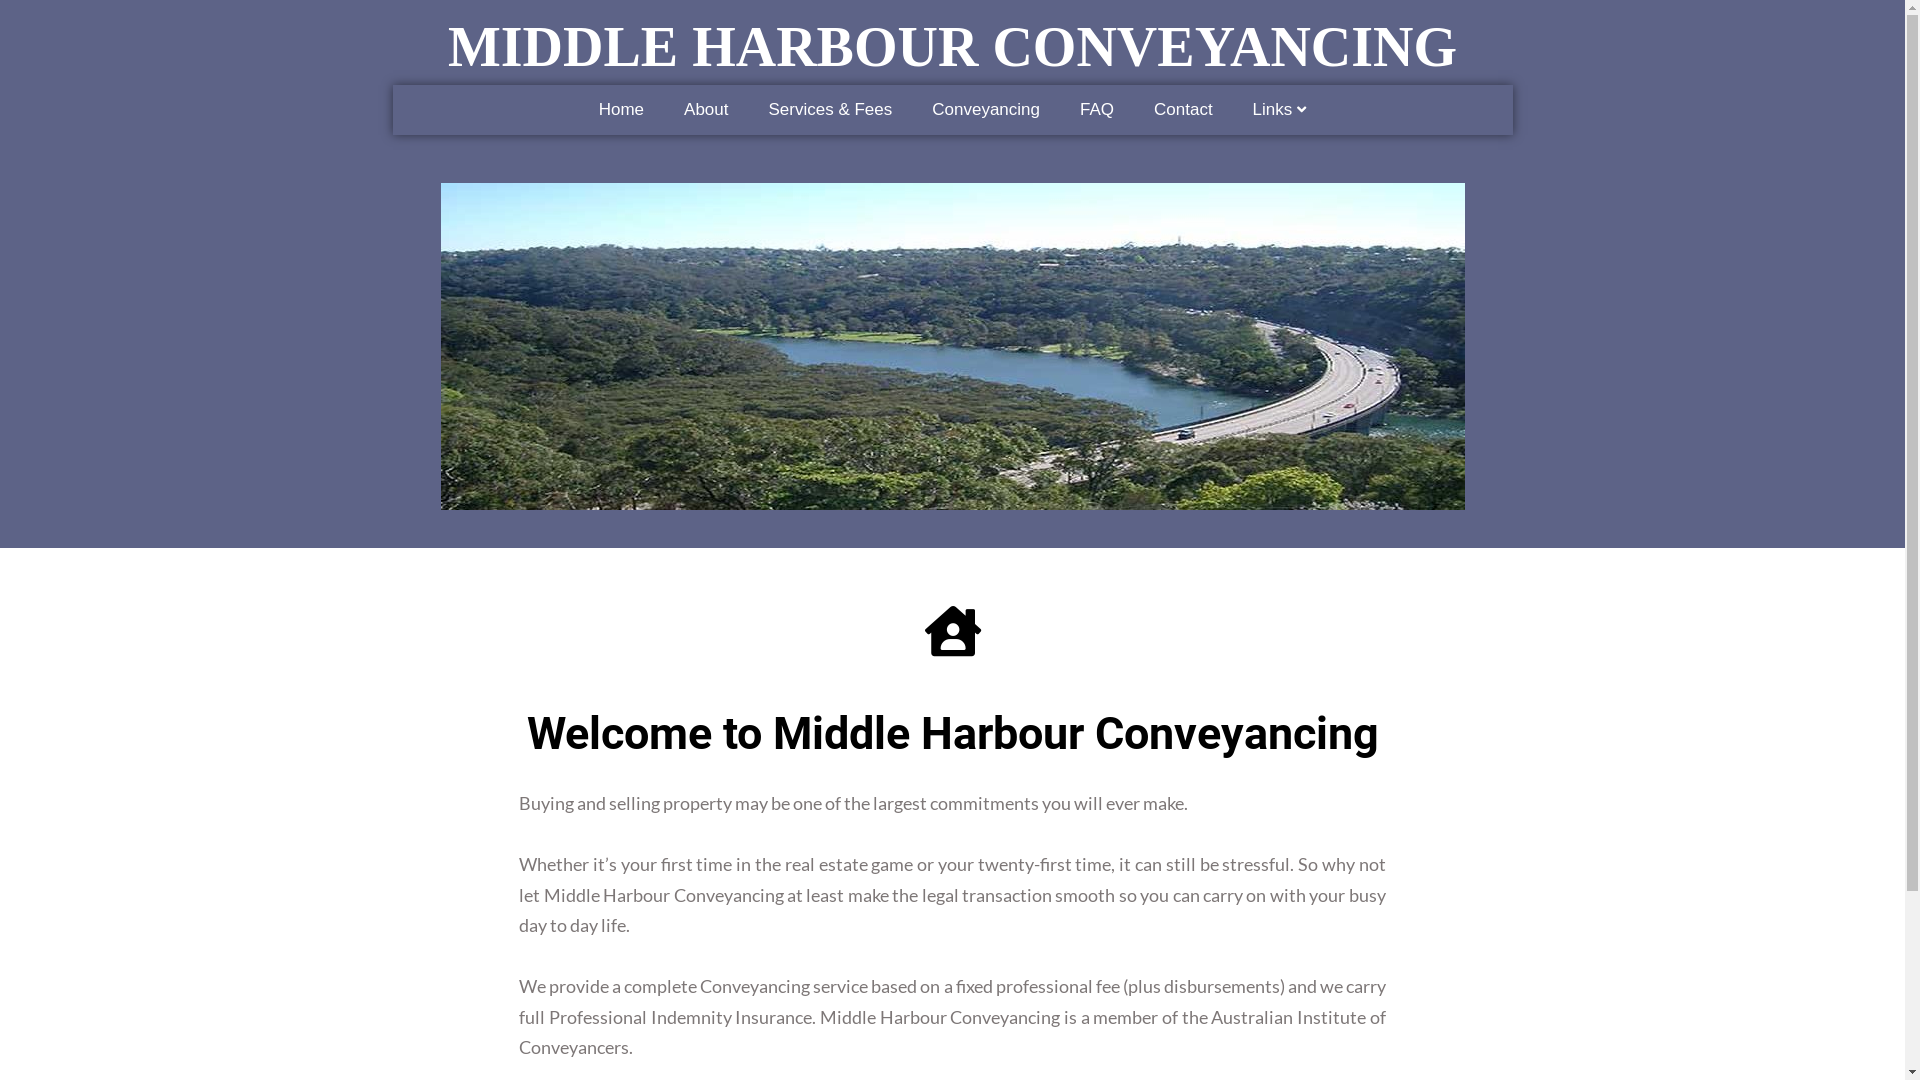 The height and width of the screenshot is (1080, 1920). Describe the element at coordinates (1280, 110) in the screenshot. I see `'Links'` at that location.